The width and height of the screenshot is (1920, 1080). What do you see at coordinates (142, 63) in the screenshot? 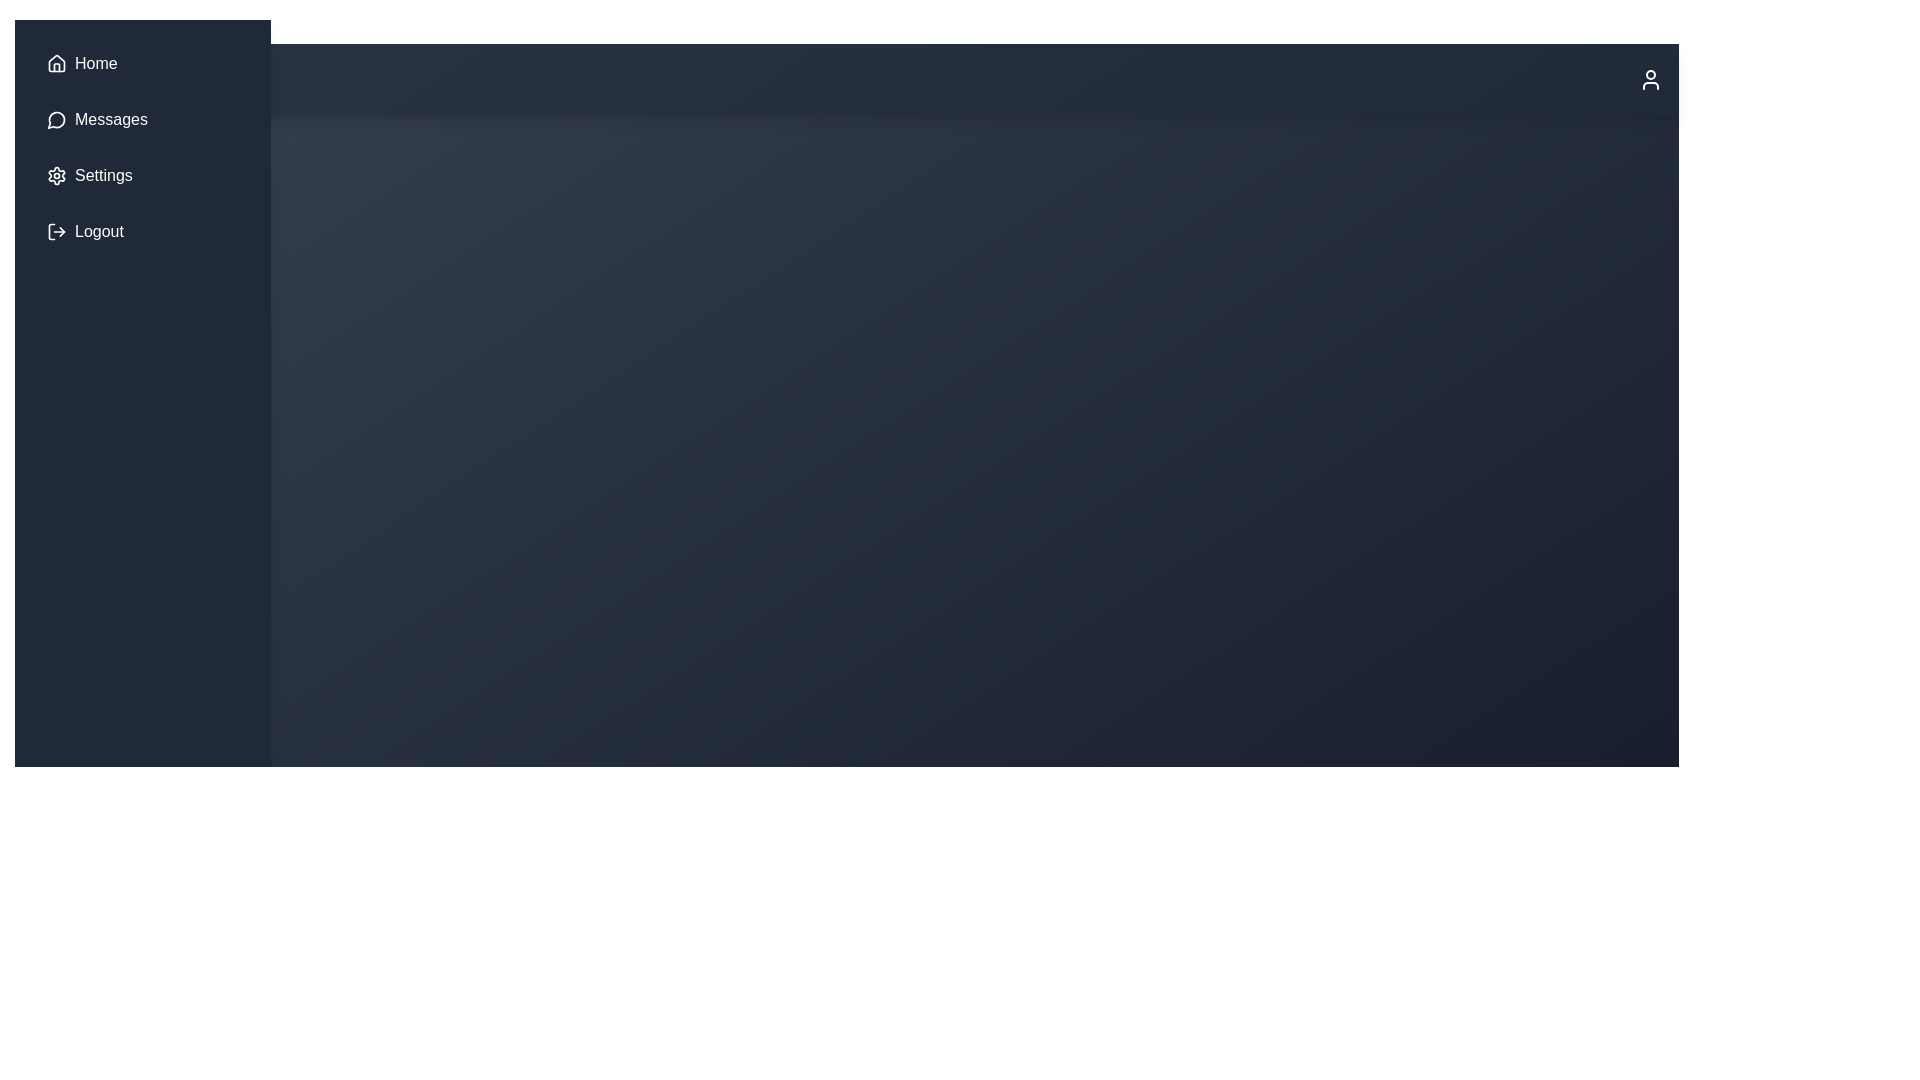
I see `the 'Home' button in the navigation bar` at bounding box center [142, 63].